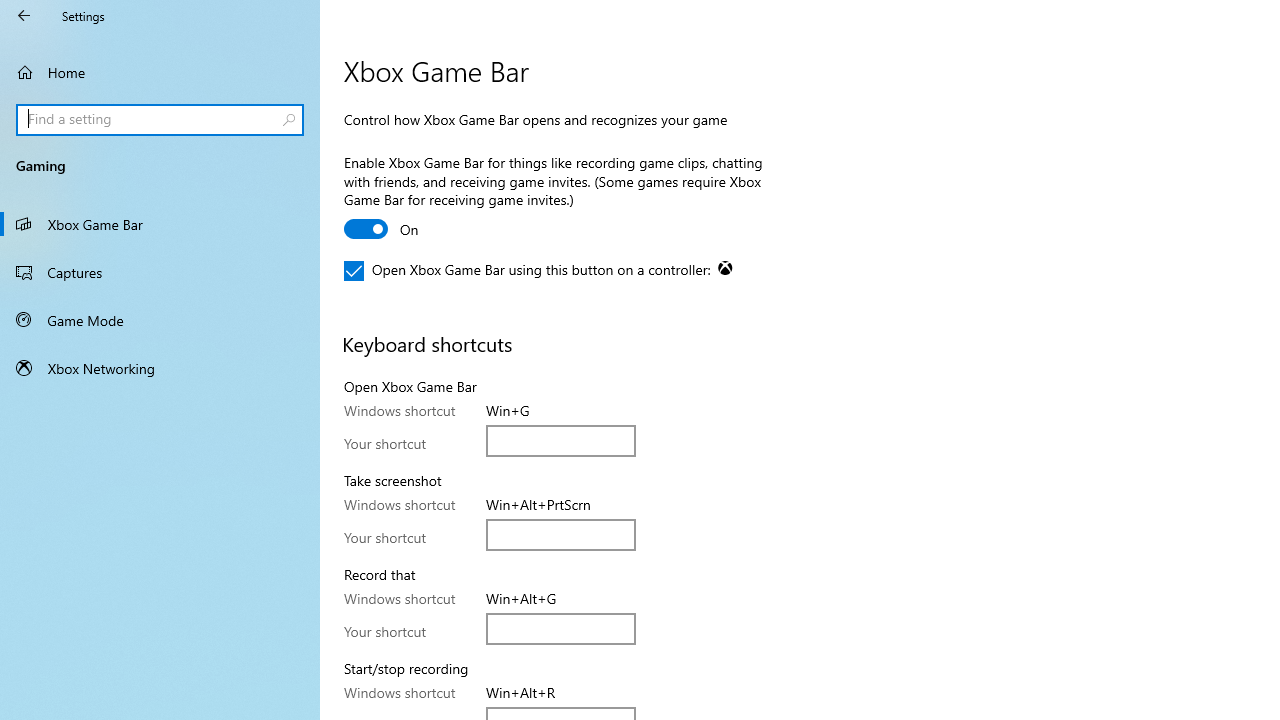 The width and height of the screenshot is (1280, 720). I want to click on 'Game Mode', so click(160, 319).